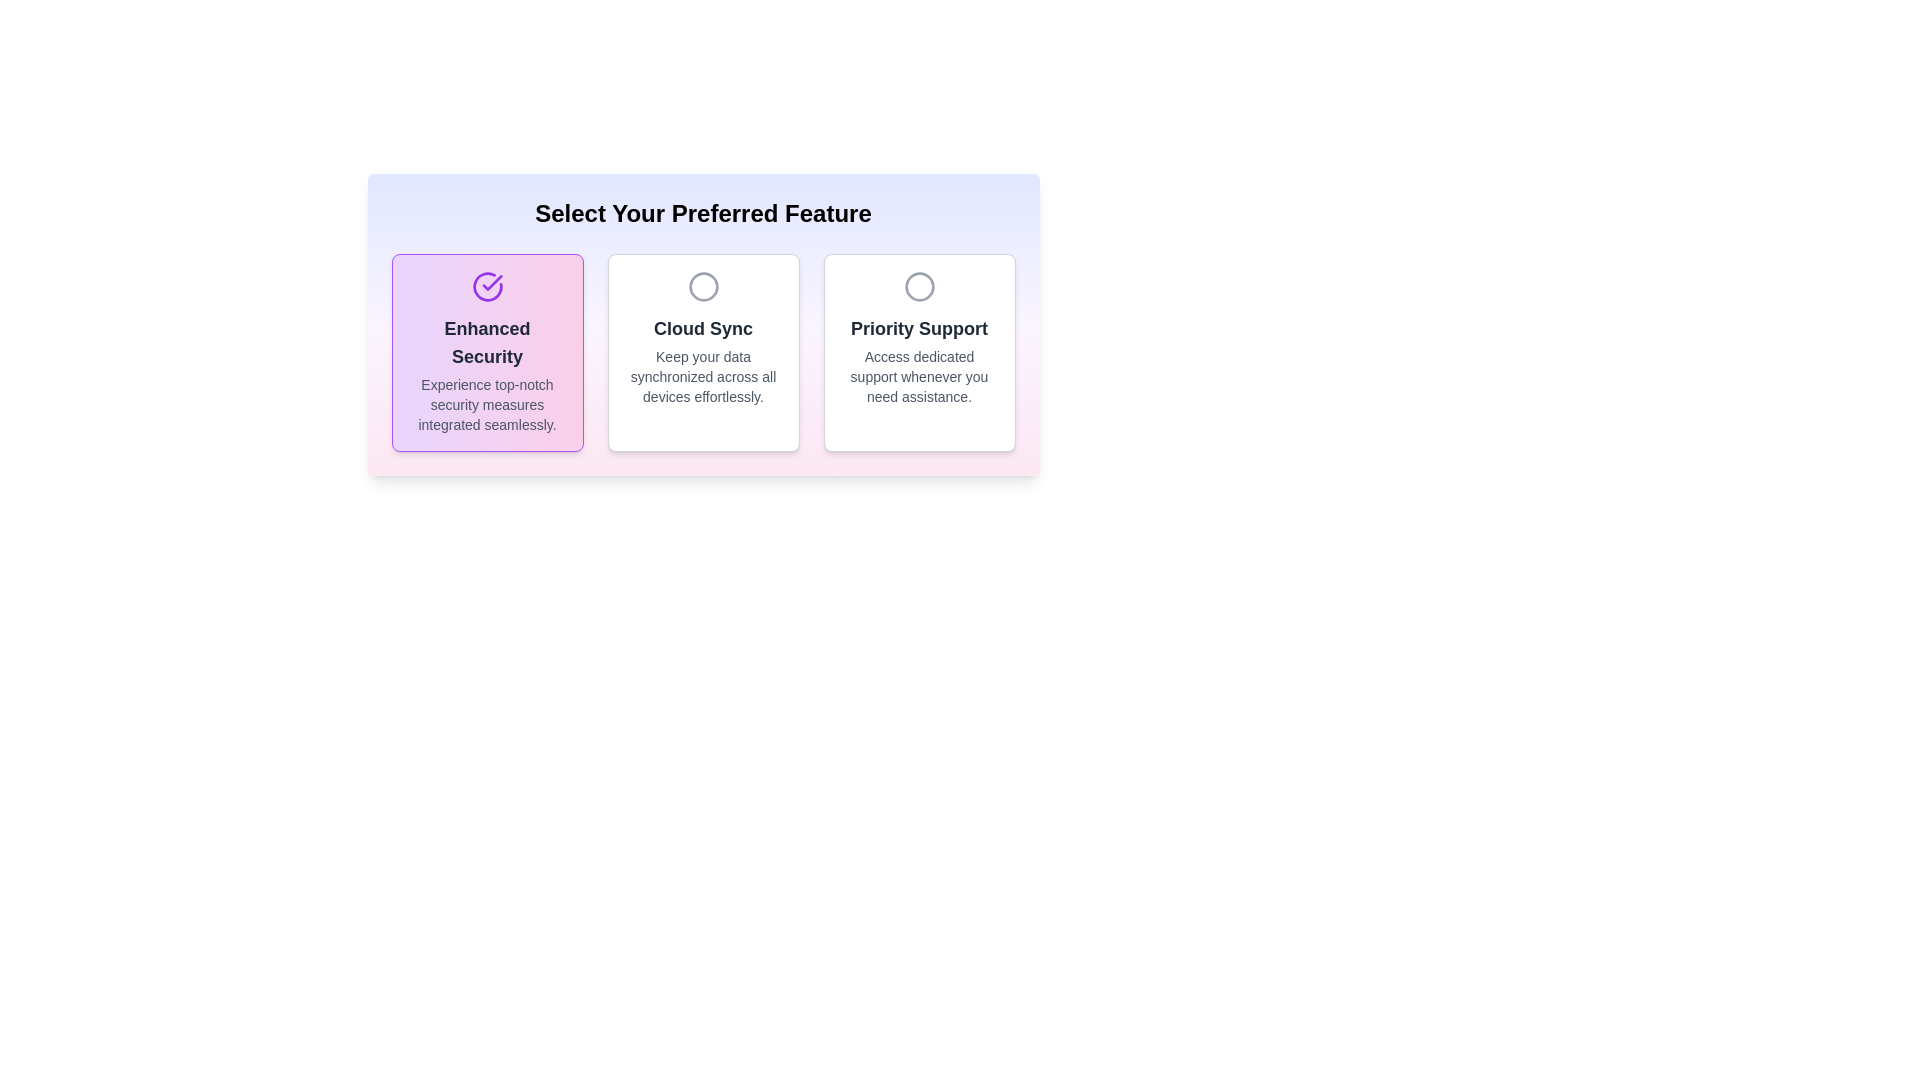  Describe the element at coordinates (918, 327) in the screenshot. I see `the 'Priority Support' text label, which serves as the title for the associated feature, located in the third box of three horizontally arranged options` at that location.